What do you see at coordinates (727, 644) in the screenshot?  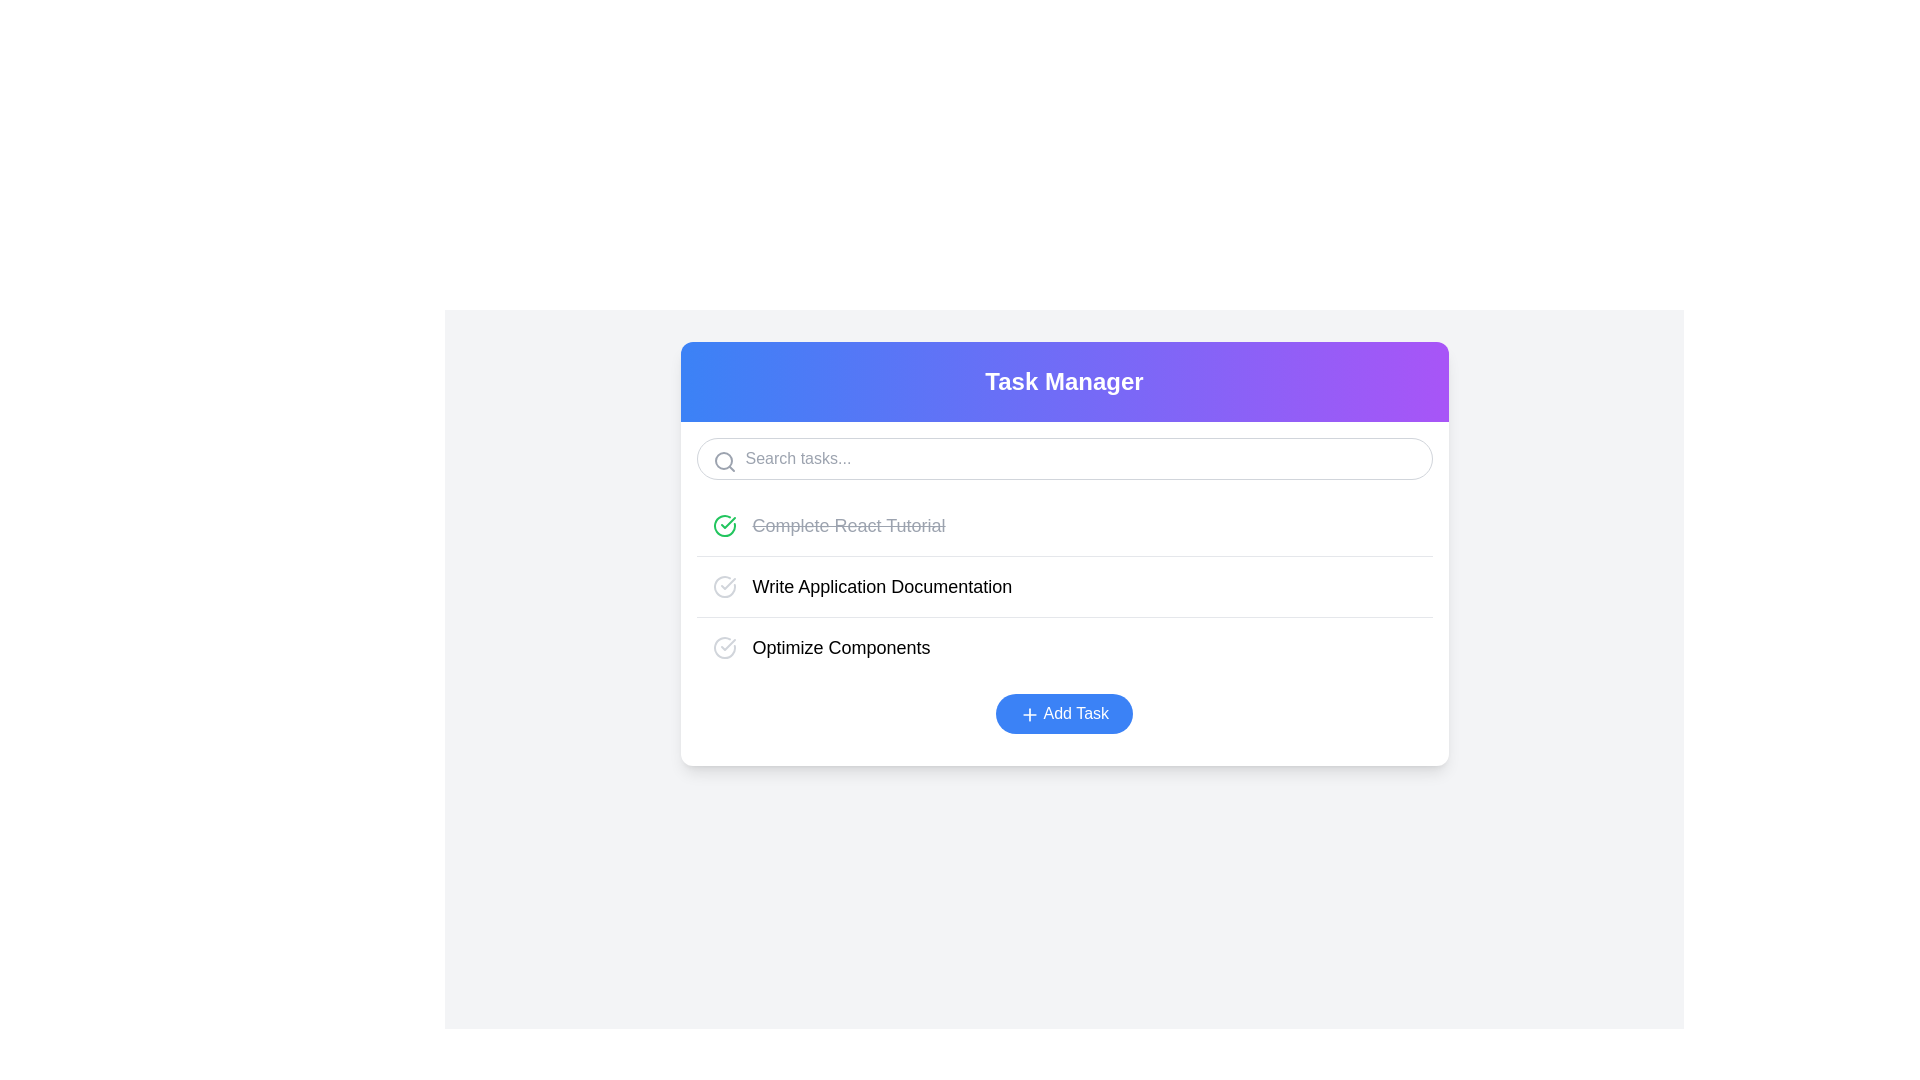 I see `the thin check-mark icon located within the second task indicator, which is below the green check icon and to the left of 'Write Application Documentation'` at bounding box center [727, 644].